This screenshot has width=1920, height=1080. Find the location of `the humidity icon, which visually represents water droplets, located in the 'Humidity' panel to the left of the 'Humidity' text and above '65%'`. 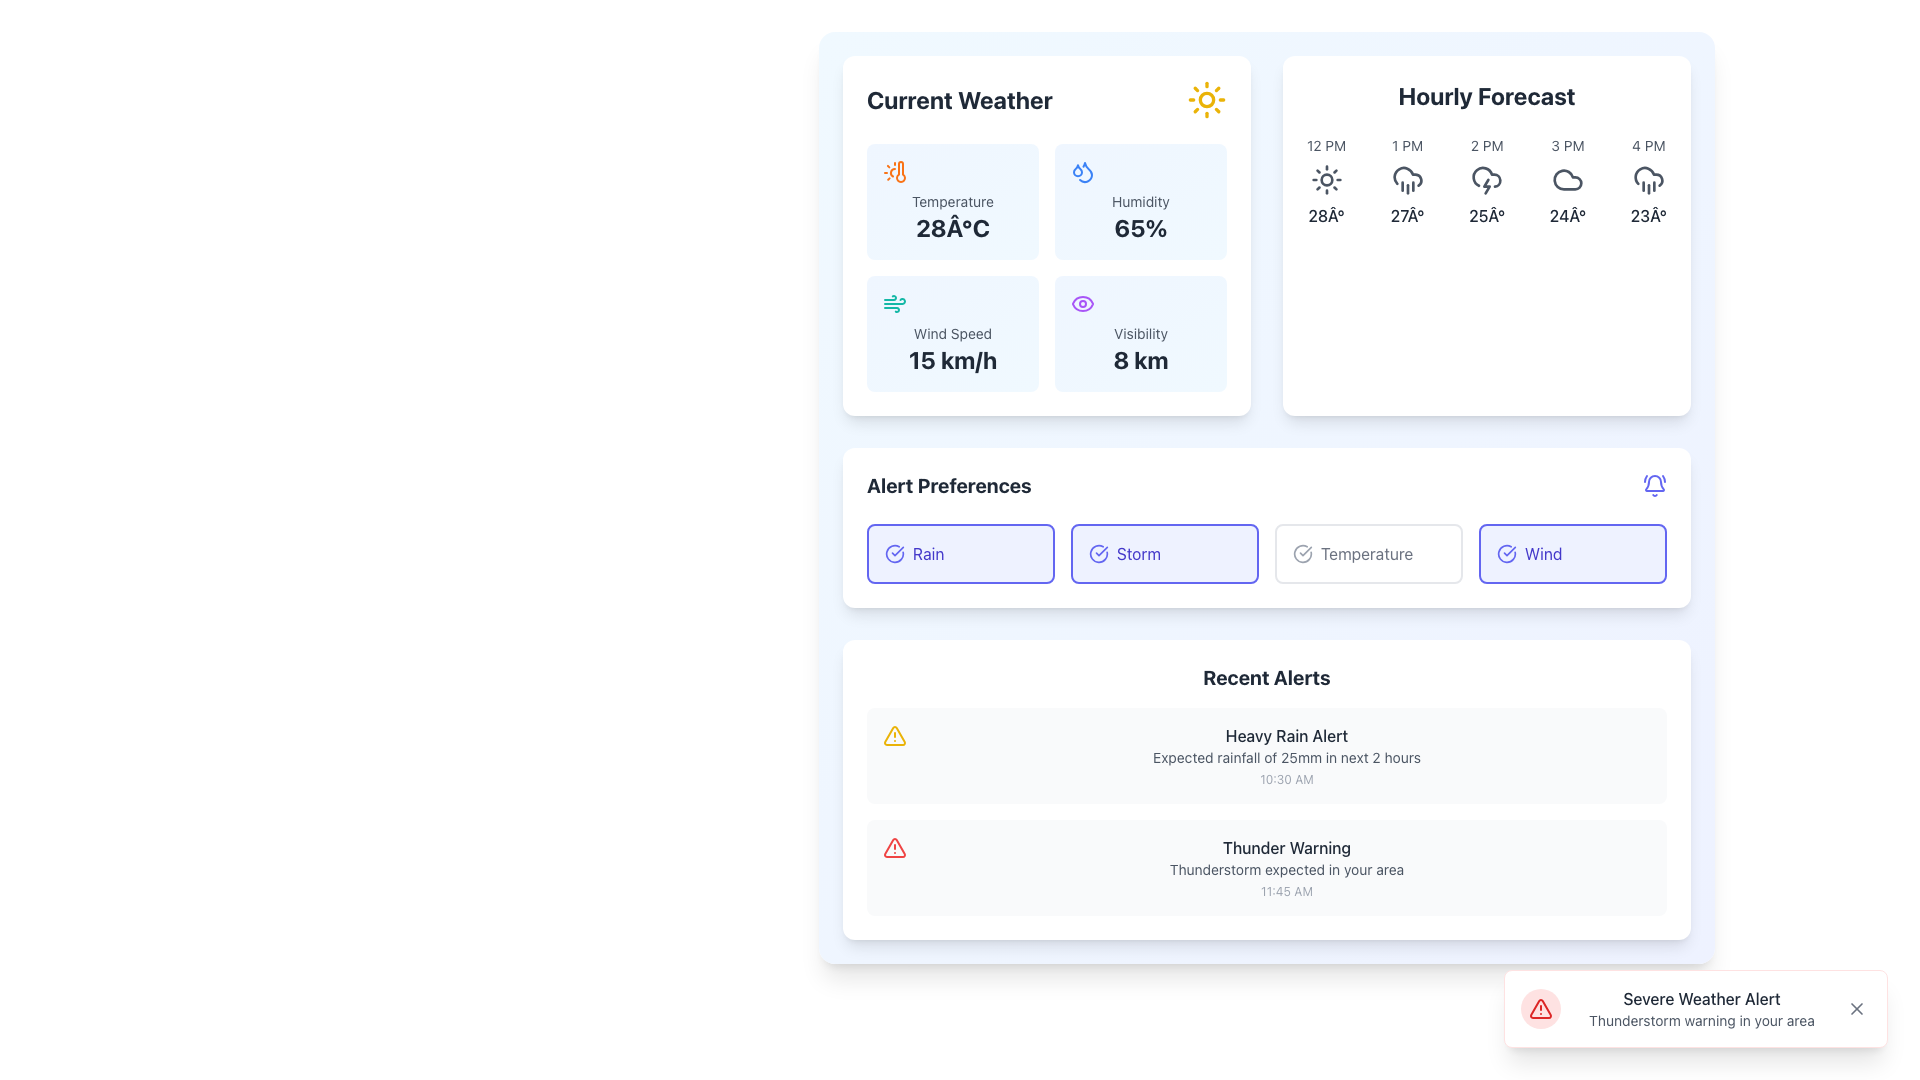

the humidity icon, which visually represents water droplets, located in the 'Humidity' panel to the left of the 'Humidity' text and above '65%' is located at coordinates (1082, 171).